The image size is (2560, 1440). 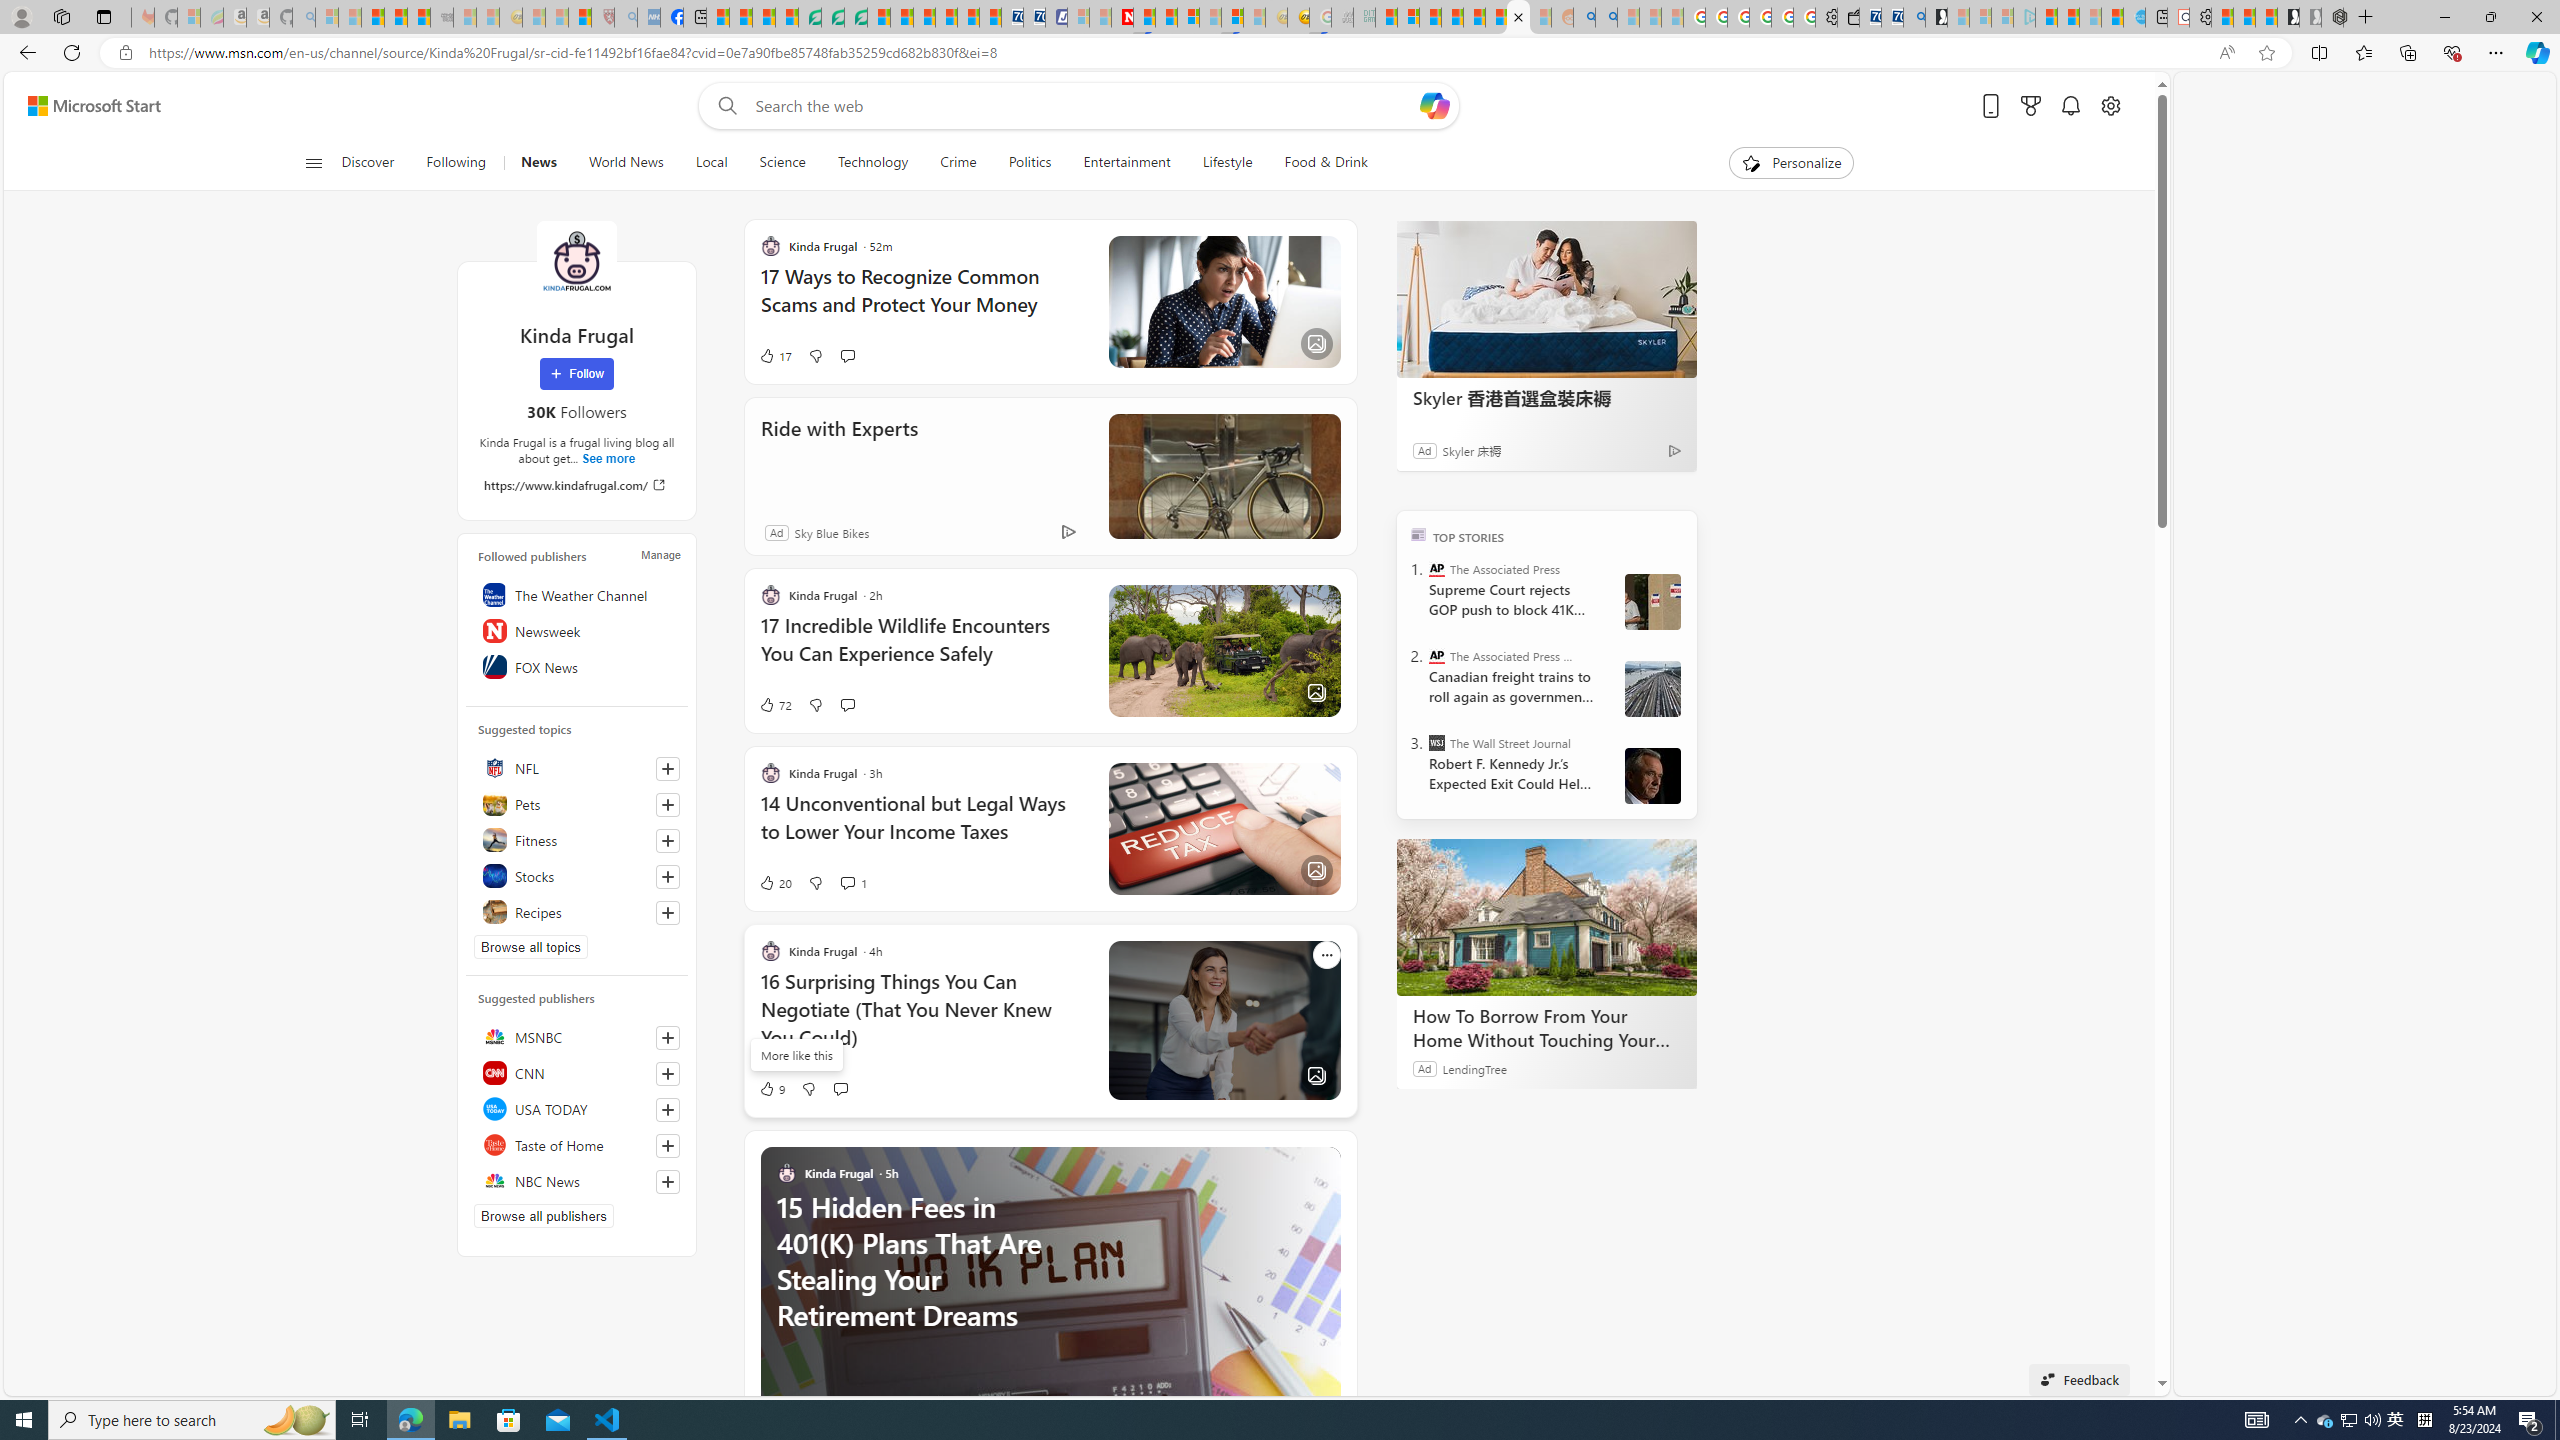 I want to click on 'World - MSN', so click(x=763, y=16).